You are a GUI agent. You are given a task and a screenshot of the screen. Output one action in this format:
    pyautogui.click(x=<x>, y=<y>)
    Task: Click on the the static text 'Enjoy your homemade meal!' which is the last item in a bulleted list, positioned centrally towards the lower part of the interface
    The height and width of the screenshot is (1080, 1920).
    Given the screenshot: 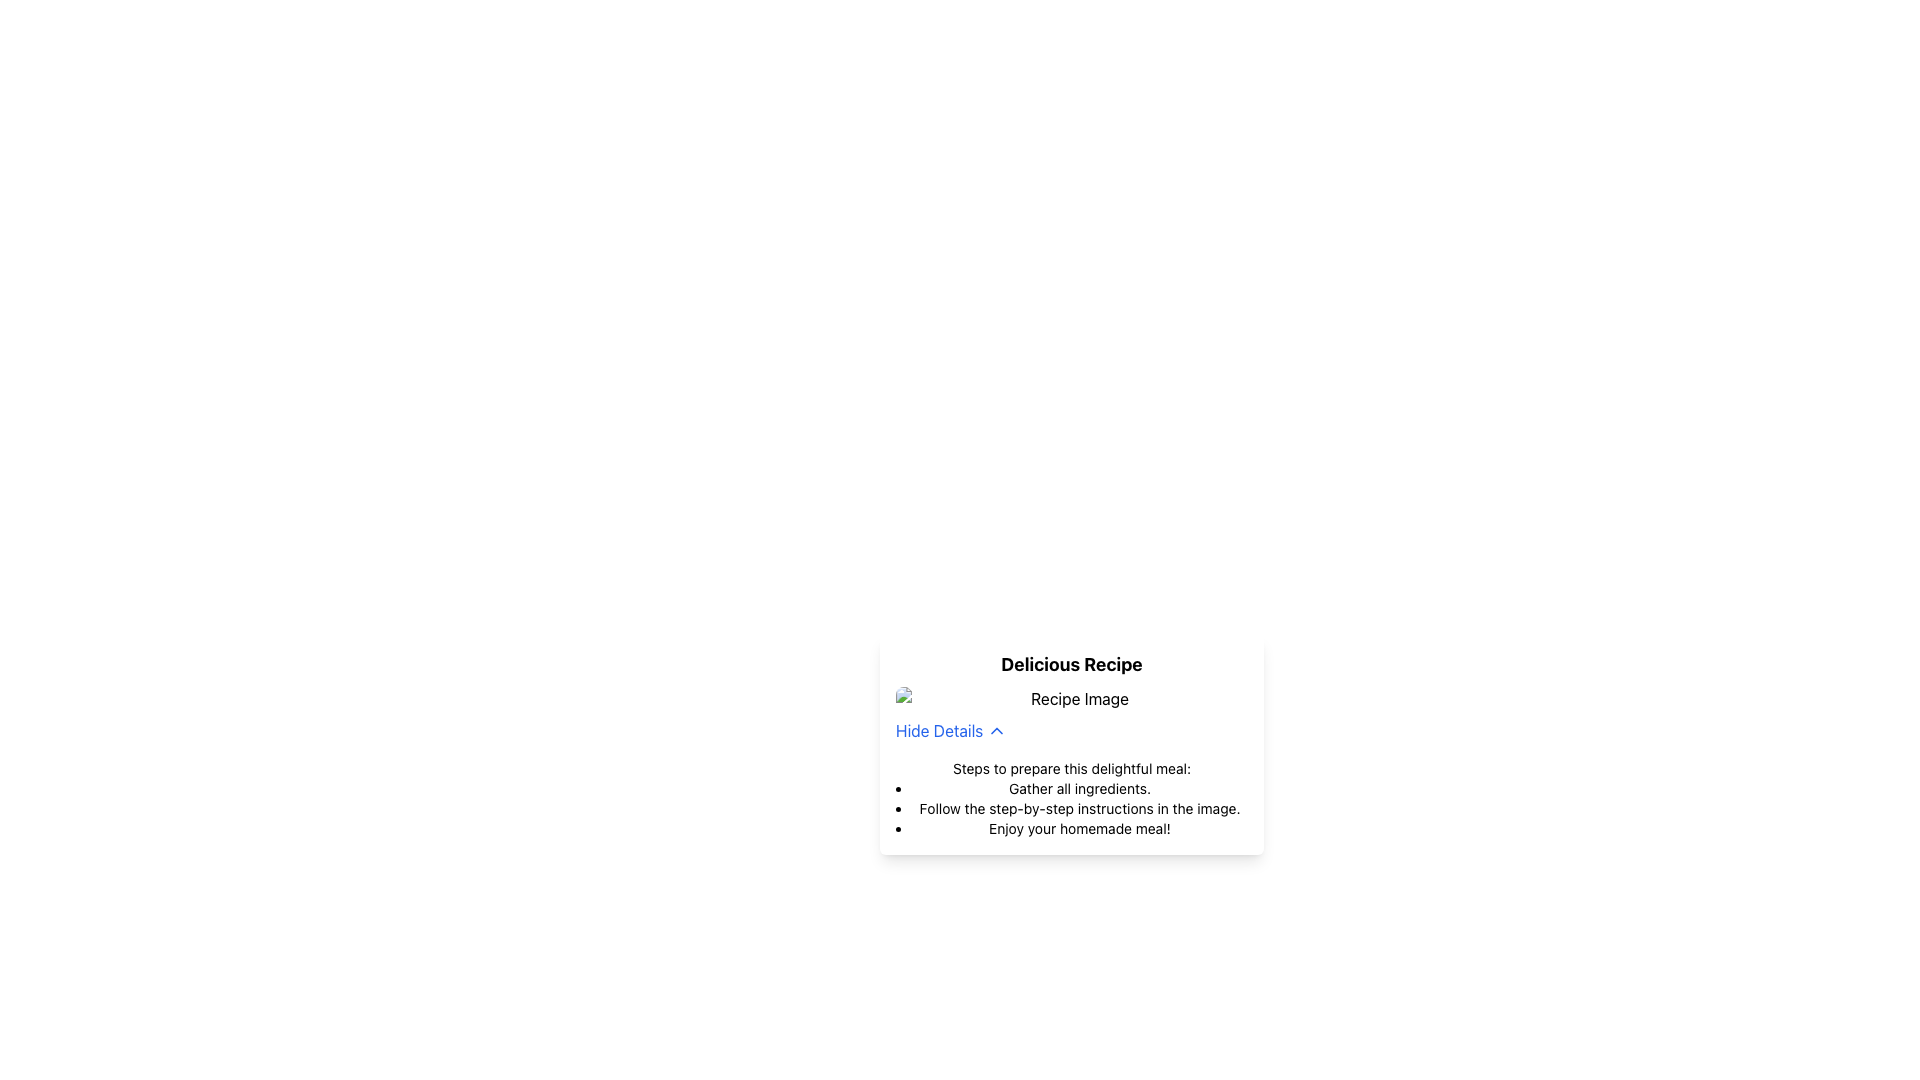 What is the action you would take?
    pyautogui.click(x=1079, y=829)
    